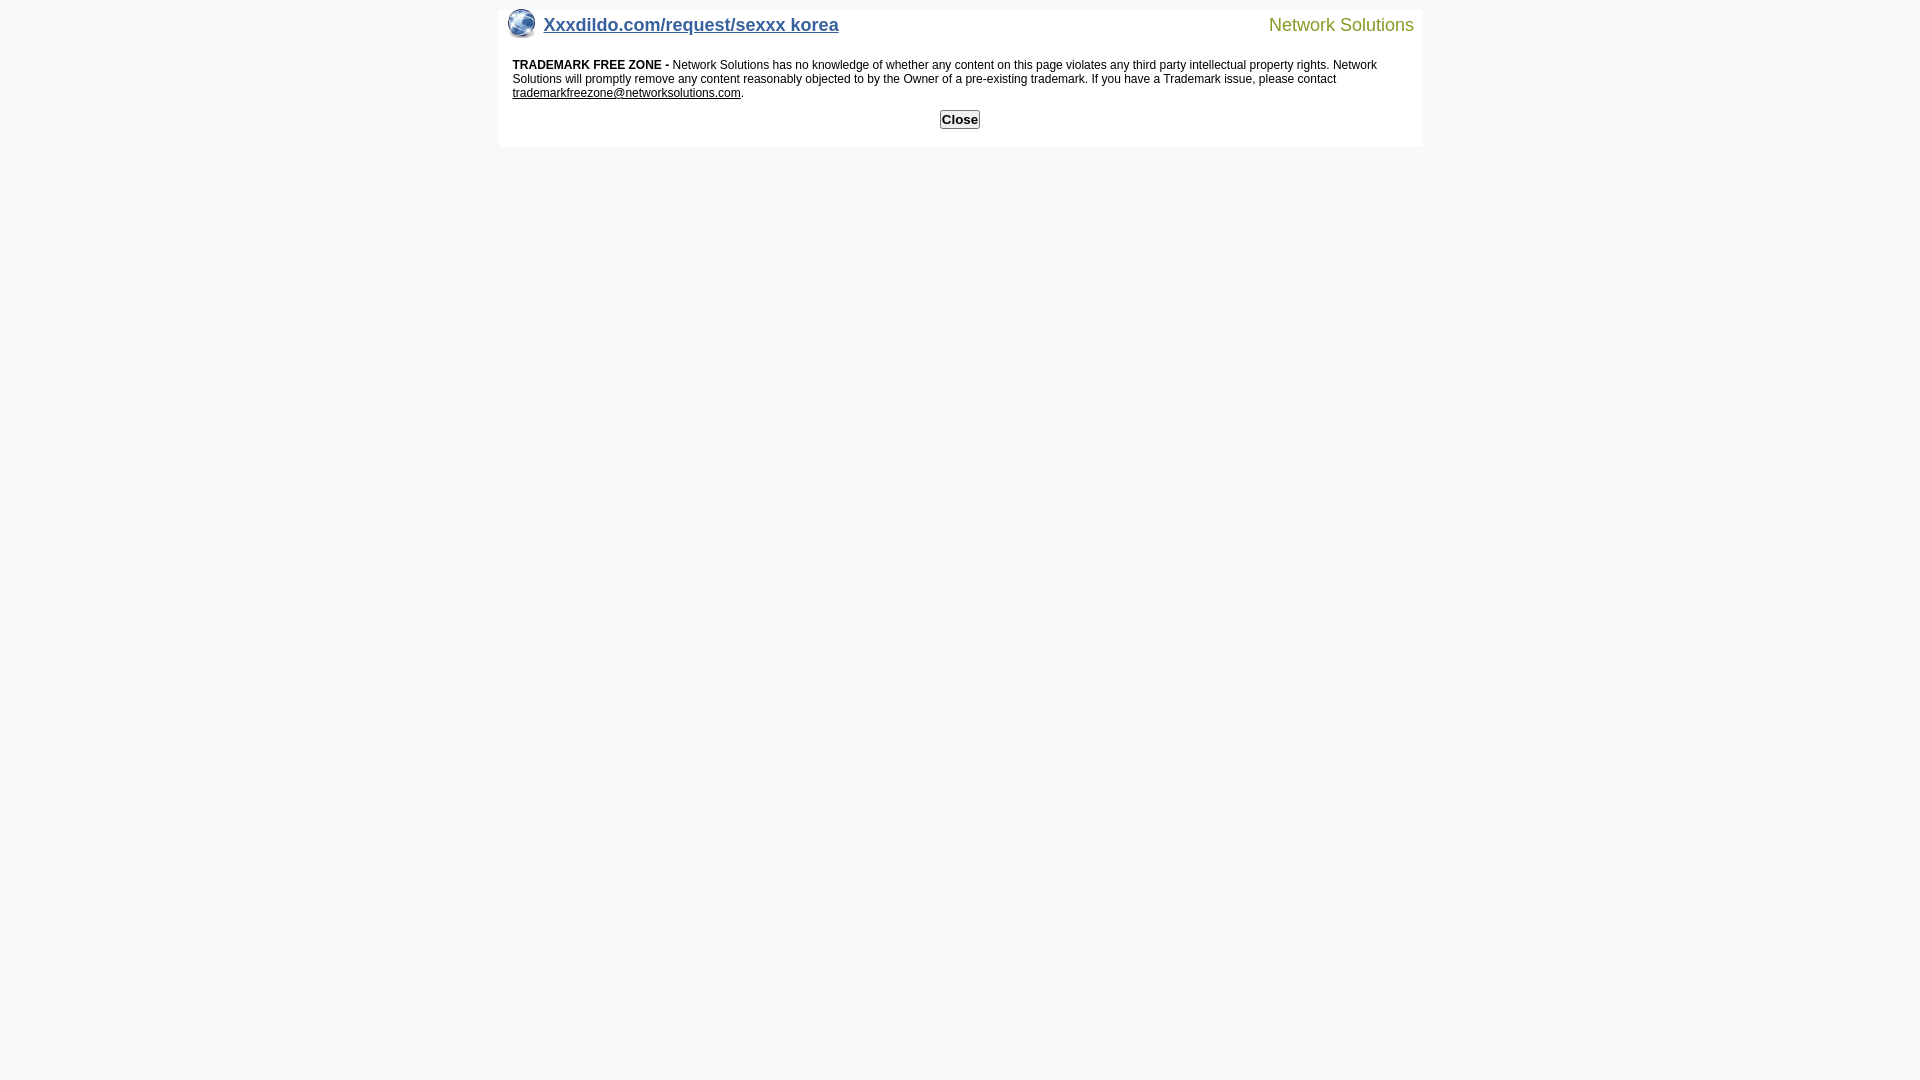 Image resolution: width=1920 pixels, height=1080 pixels. What do you see at coordinates (960, 119) in the screenshot?
I see `'Close'` at bounding box center [960, 119].